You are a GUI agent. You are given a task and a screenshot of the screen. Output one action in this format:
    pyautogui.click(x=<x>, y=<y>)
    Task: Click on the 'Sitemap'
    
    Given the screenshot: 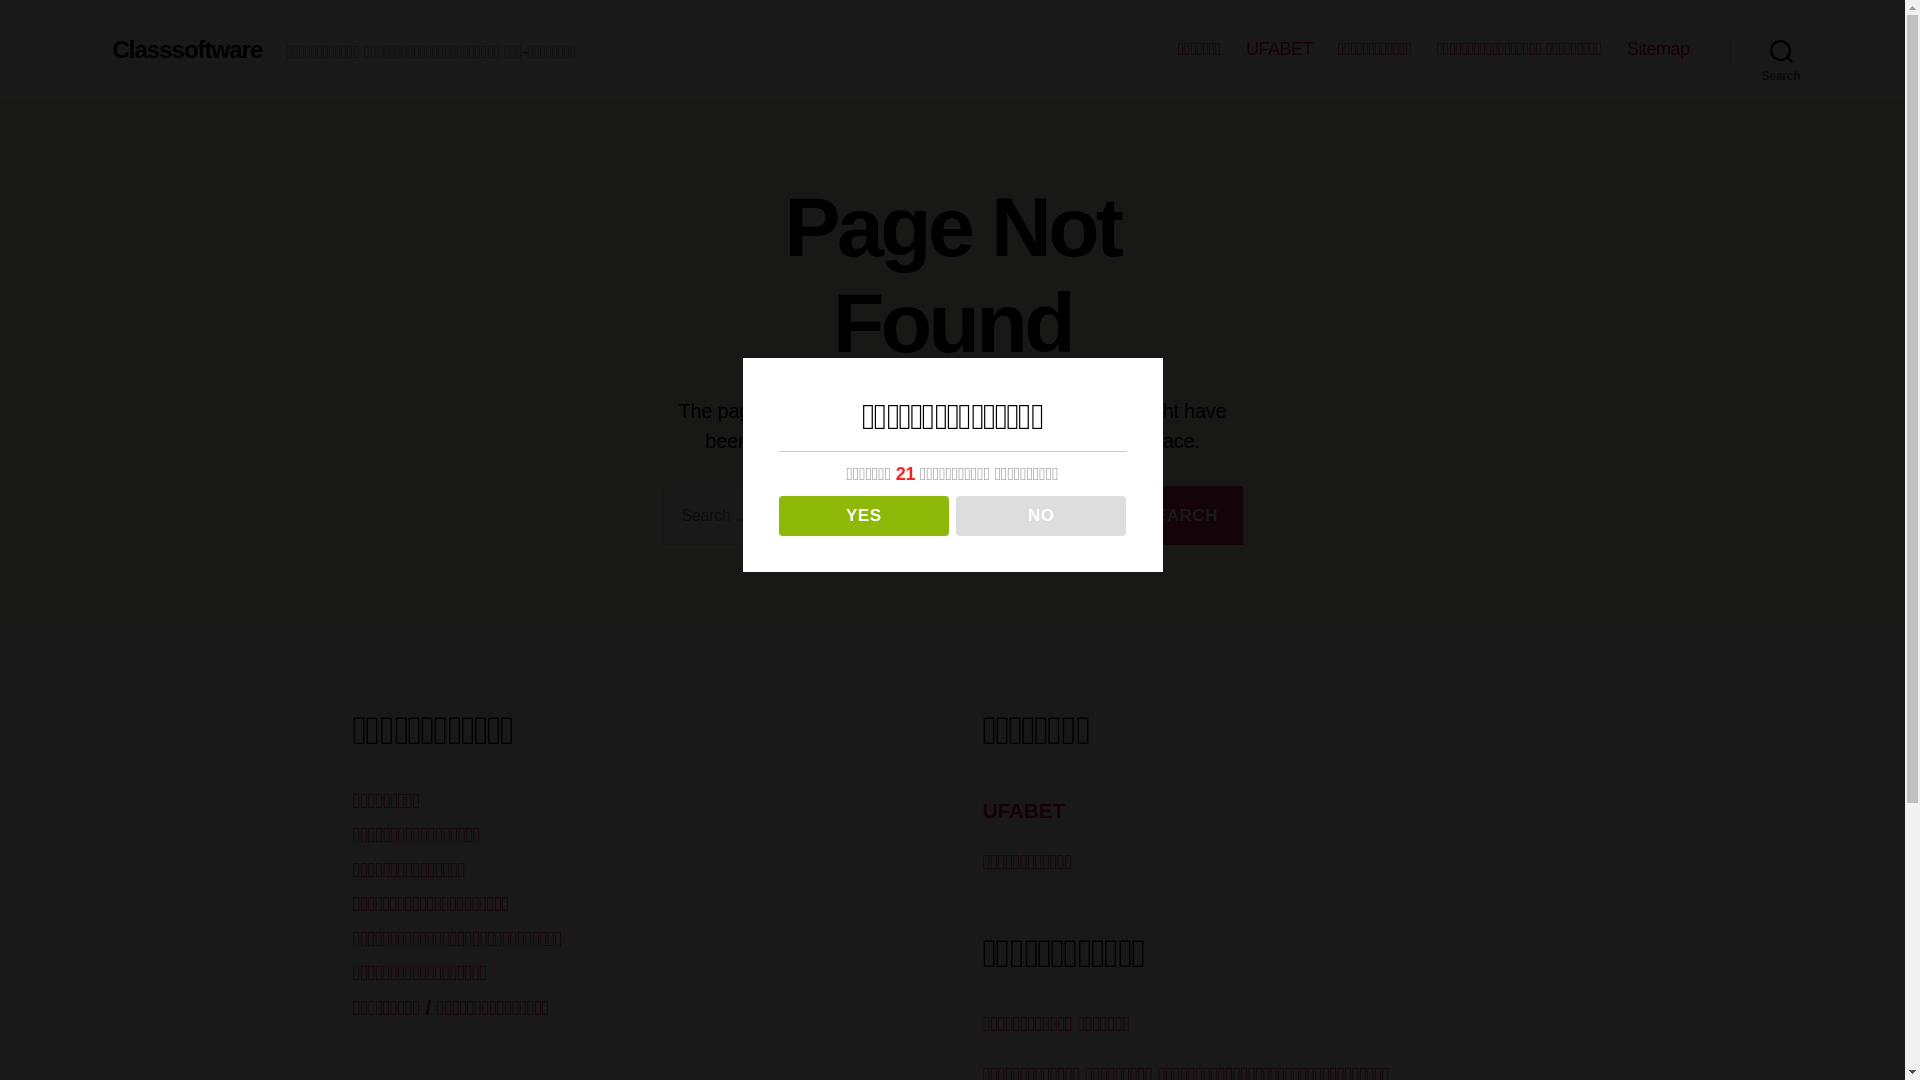 What is the action you would take?
    pyautogui.click(x=1658, y=49)
    